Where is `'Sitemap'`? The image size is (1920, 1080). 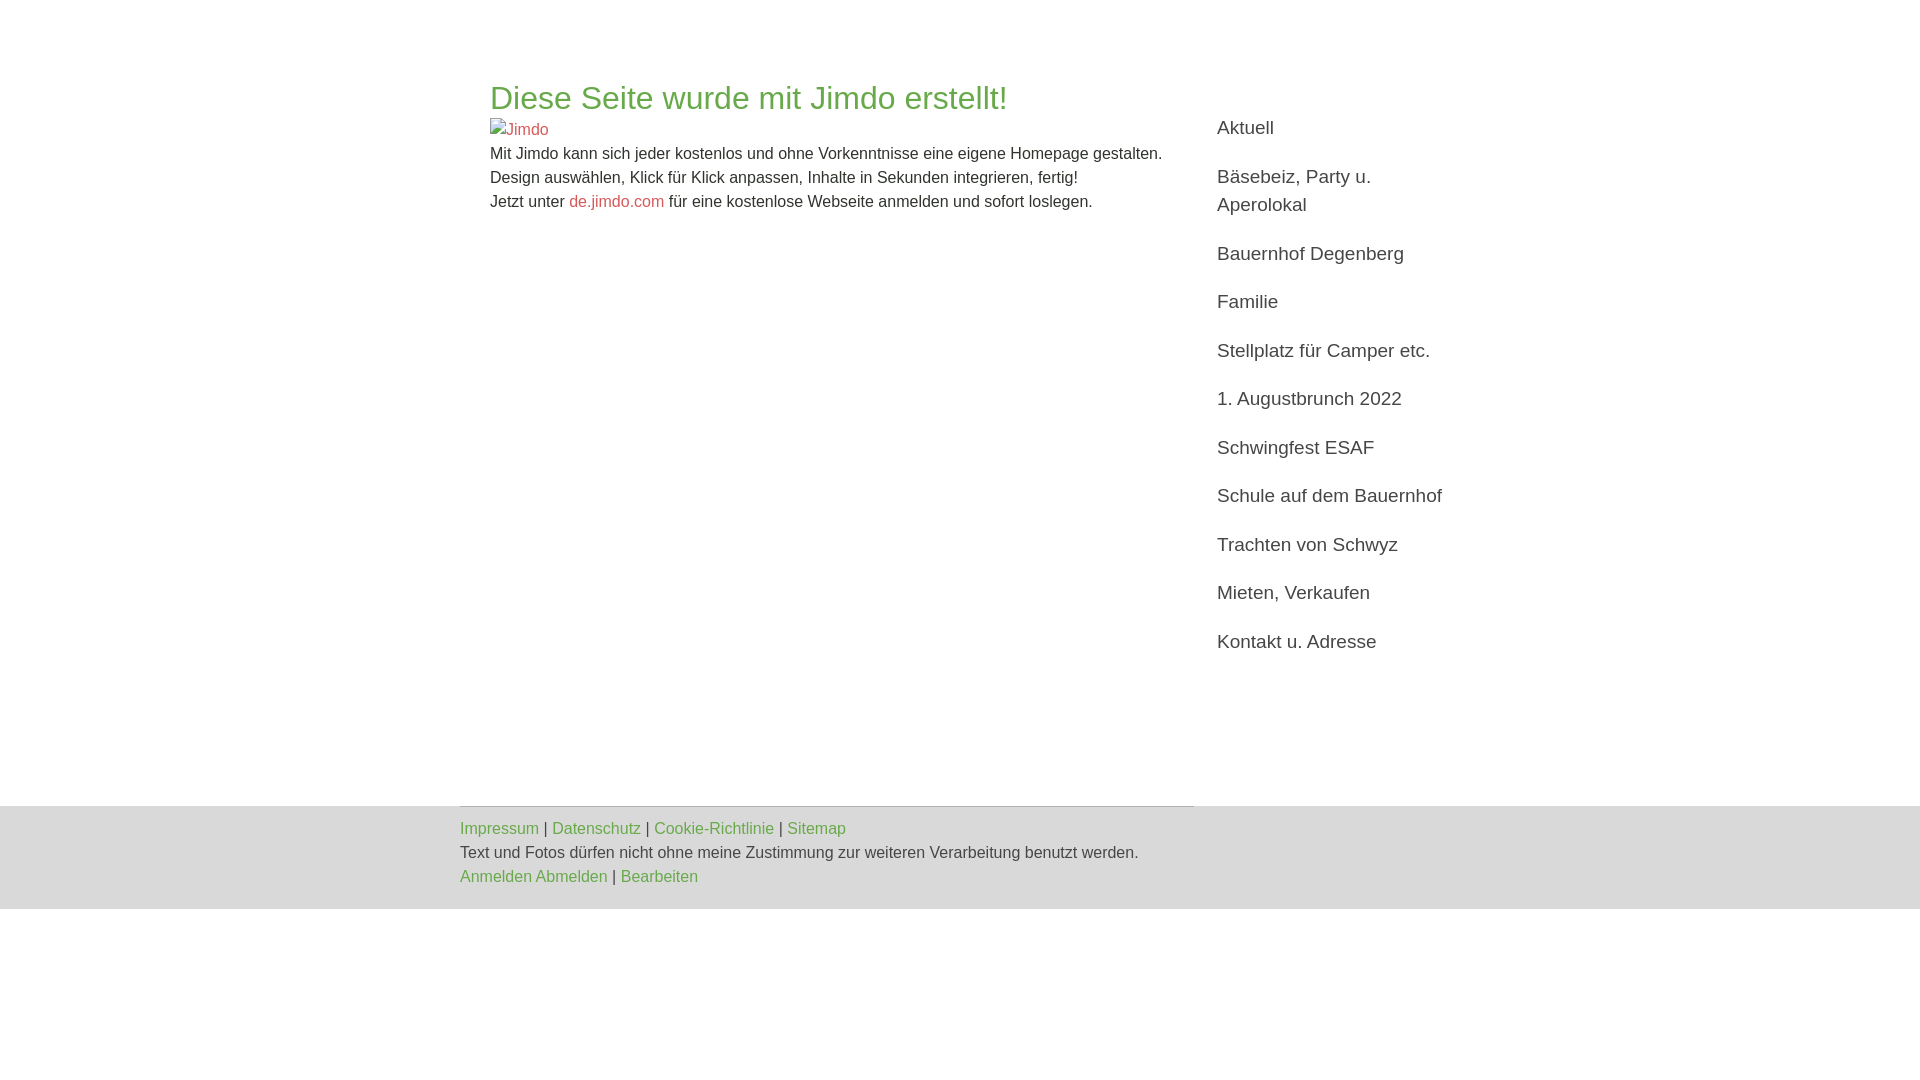 'Sitemap' is located at coordinates (816, 828).